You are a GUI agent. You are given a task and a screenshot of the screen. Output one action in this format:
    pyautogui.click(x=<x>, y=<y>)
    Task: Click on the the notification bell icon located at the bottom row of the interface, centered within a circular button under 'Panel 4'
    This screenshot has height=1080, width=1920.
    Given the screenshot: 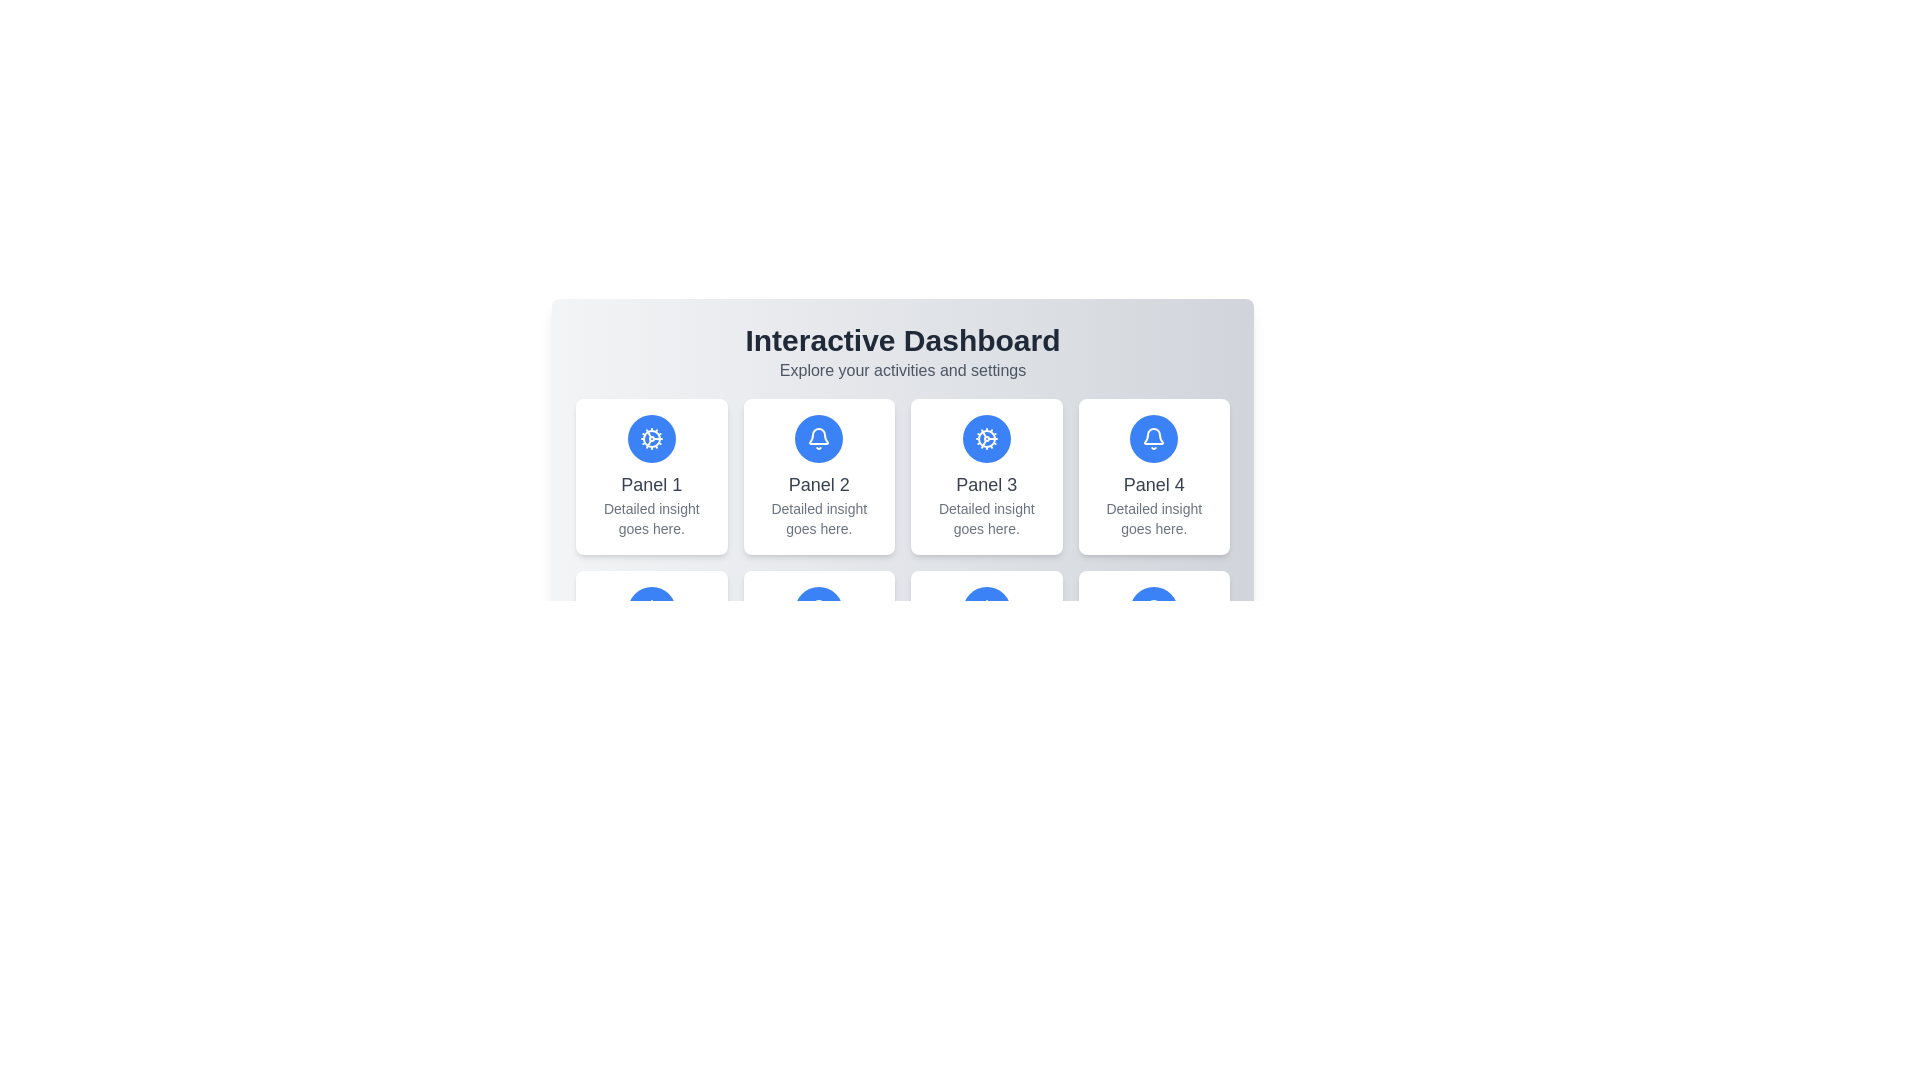 What is the action you would take?
    pyautogui.click(x=1154, y=609)
    